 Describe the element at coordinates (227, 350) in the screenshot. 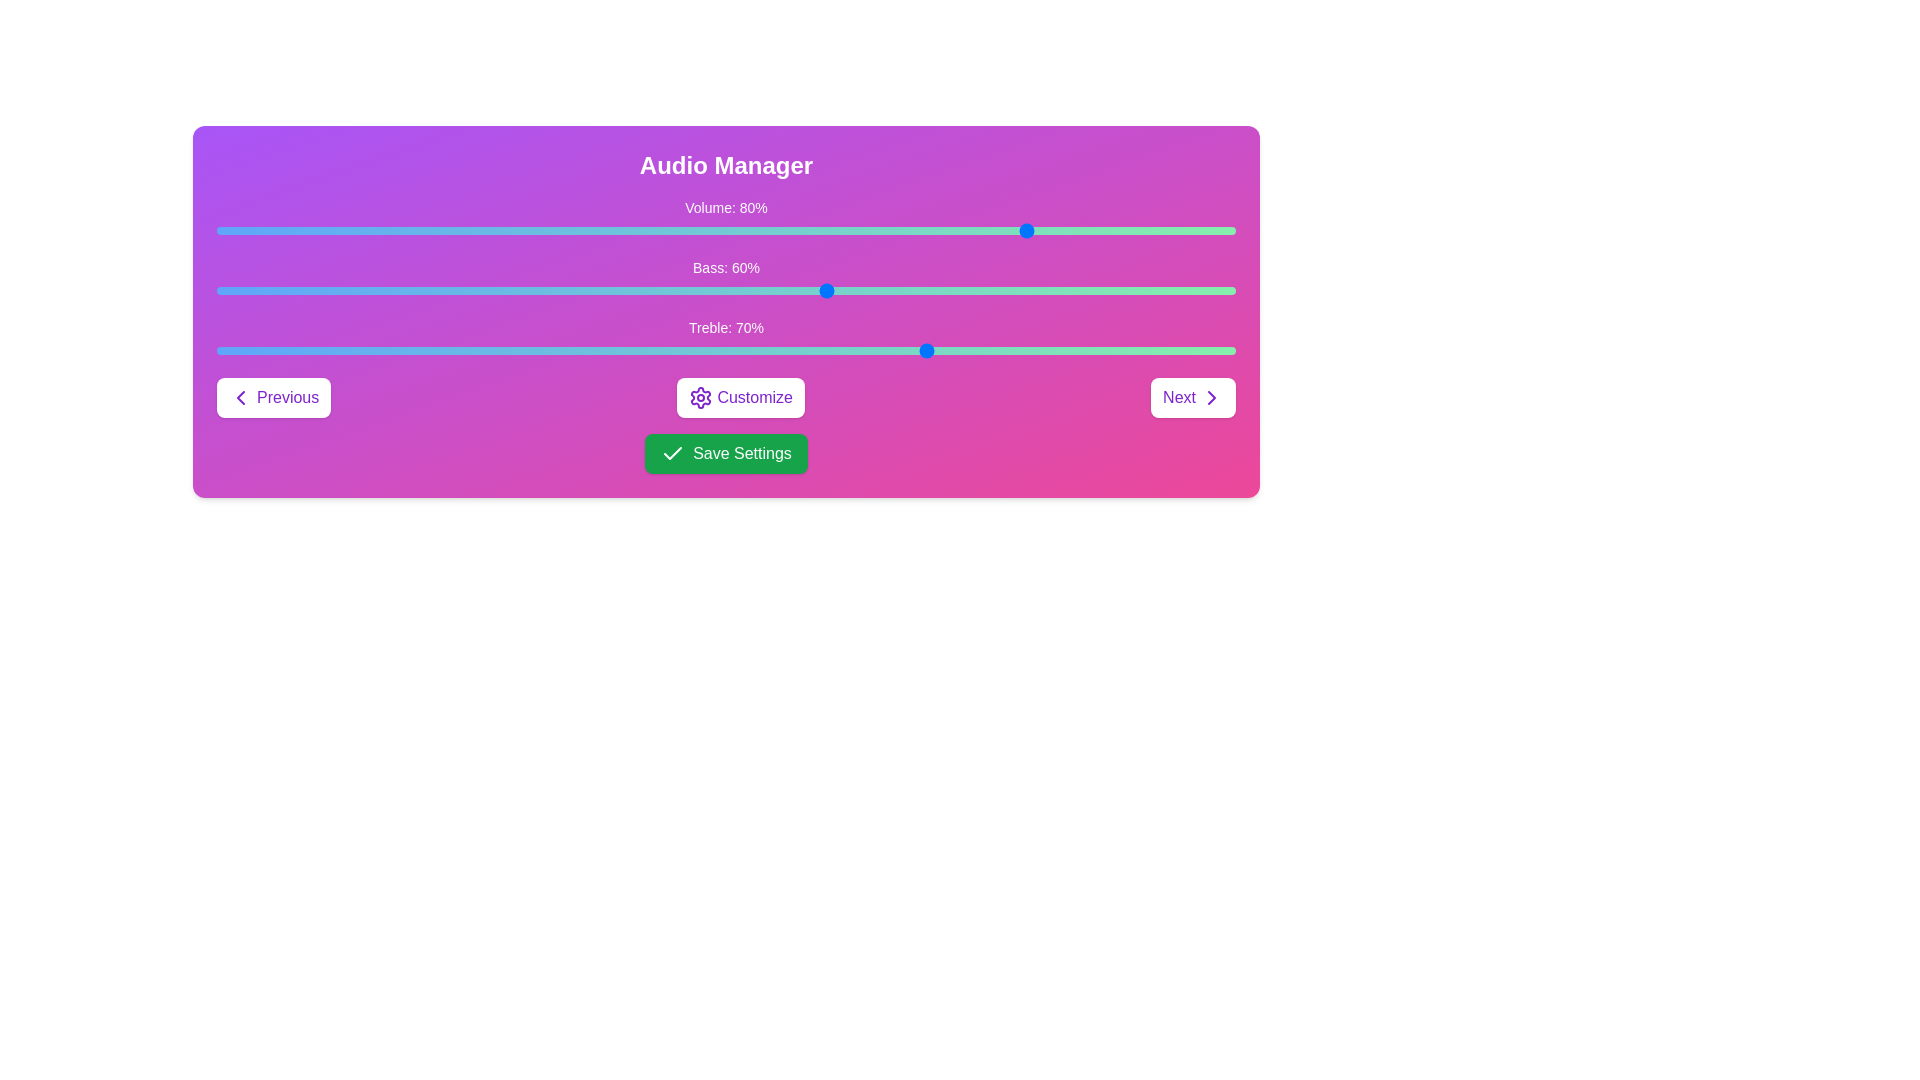

I see `the slider` at that location.